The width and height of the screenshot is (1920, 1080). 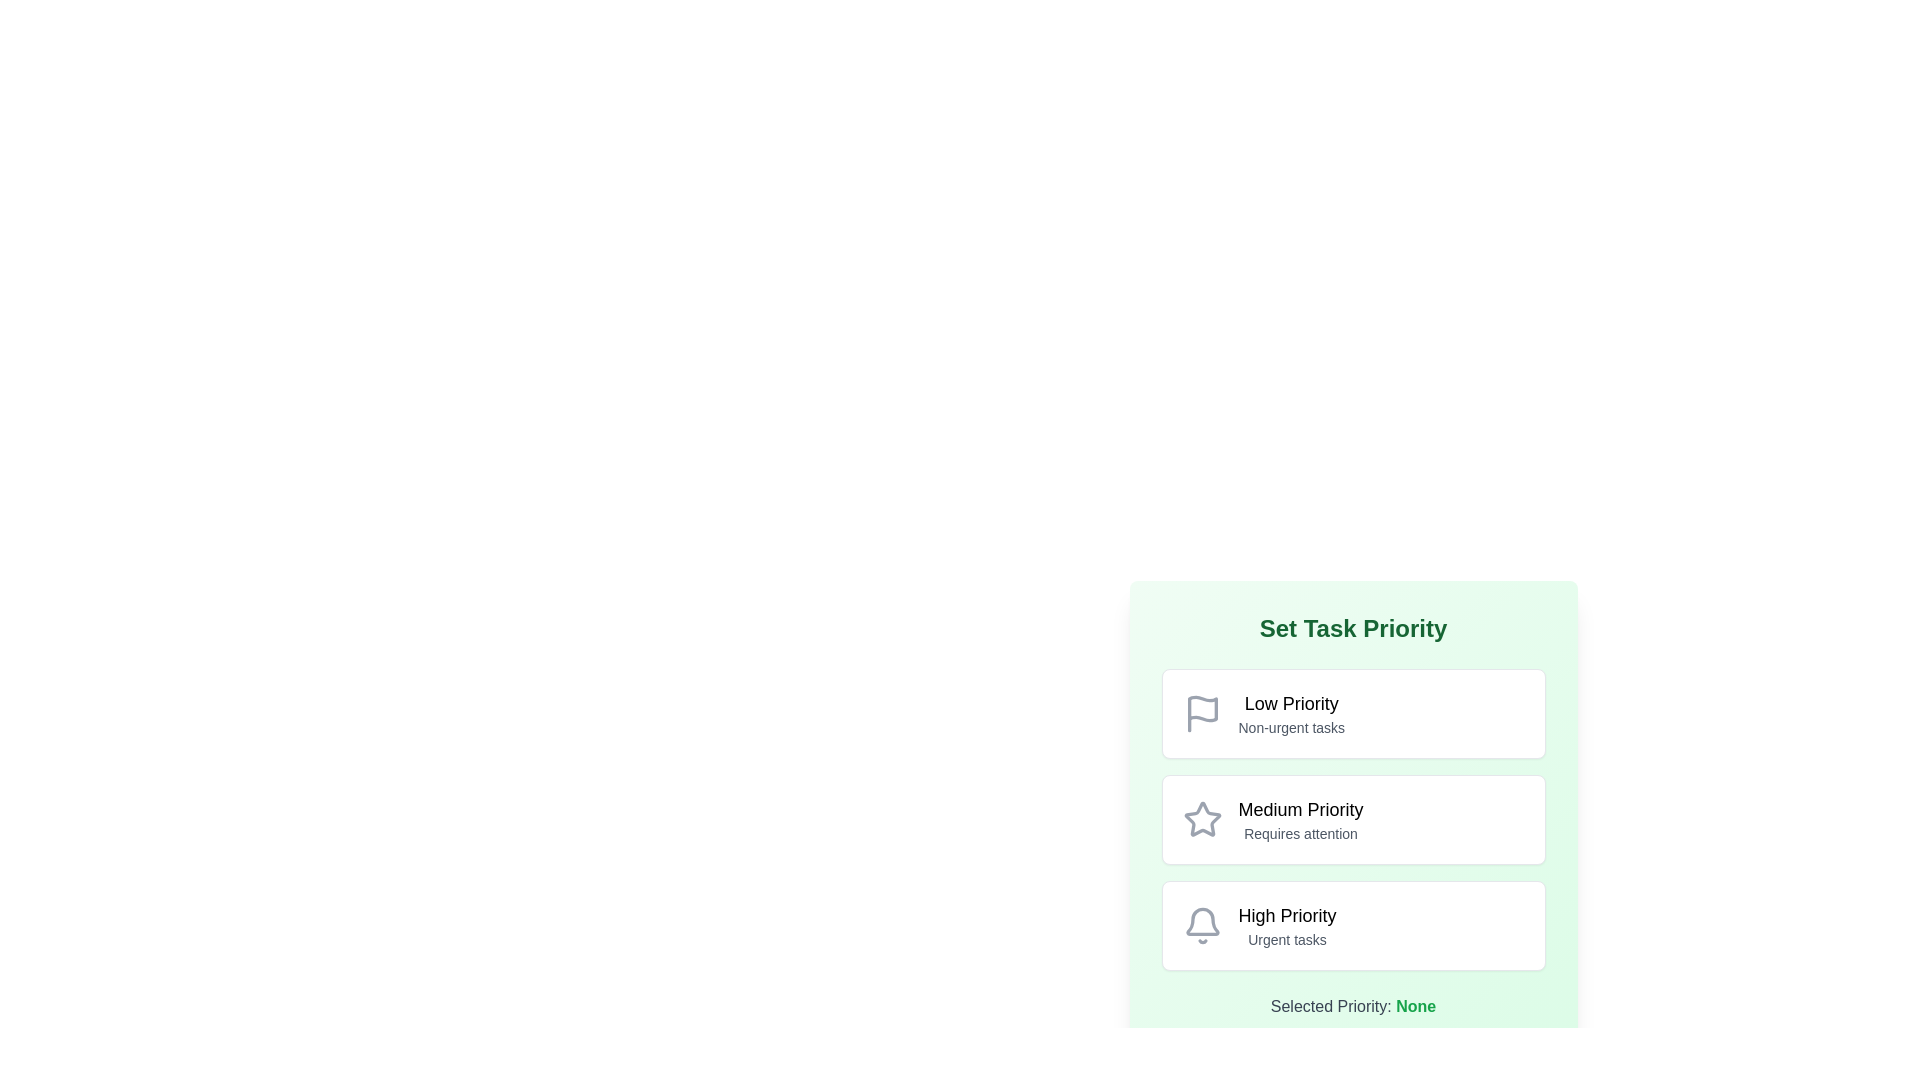 I want to click on the text label displaying 'Requires attention', which is positioned under the 'Medium Priority' label, indicating additional information about the medium priority option, so click(x=1300, y=833).